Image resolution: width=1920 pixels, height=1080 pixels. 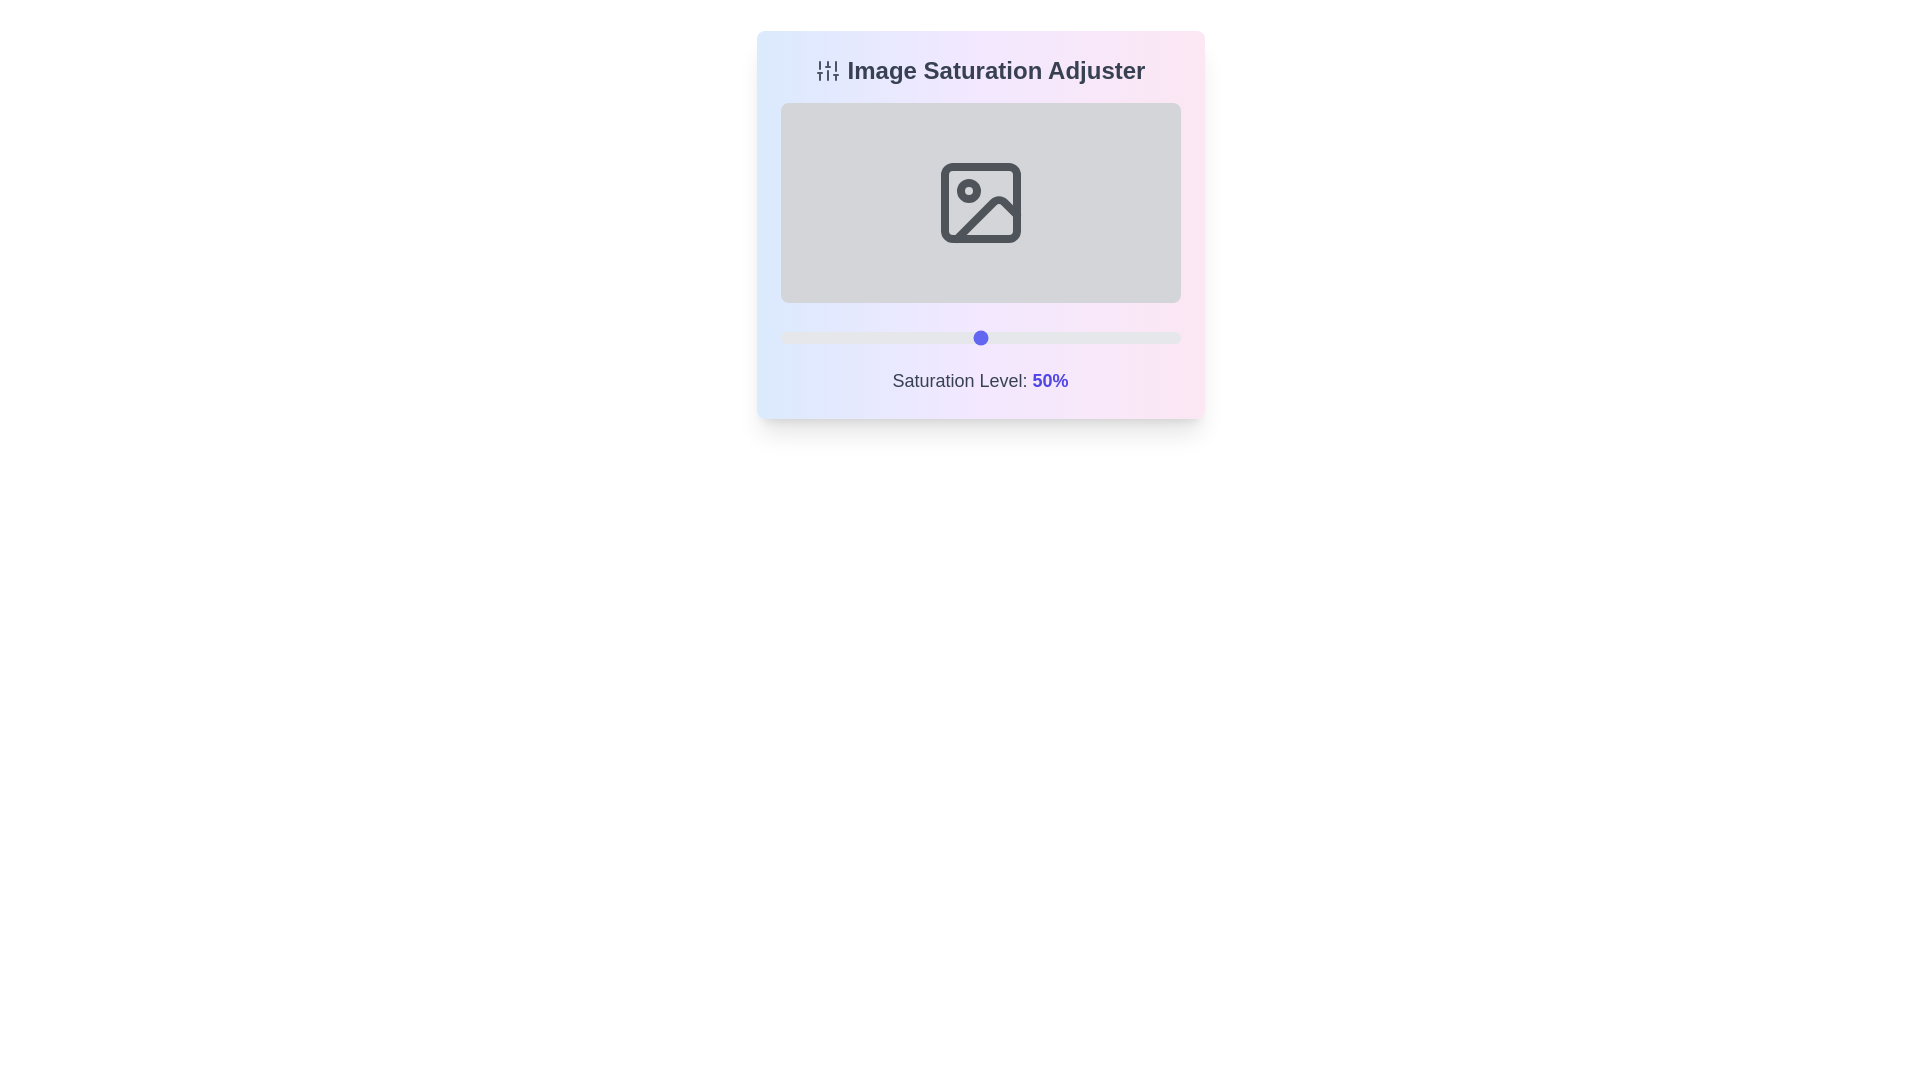 What do you see at coordinates (1128, 337) in the screenshot?
I see `the saturation slider to set the saturation level to 87` at bounding box center [1128, 337].